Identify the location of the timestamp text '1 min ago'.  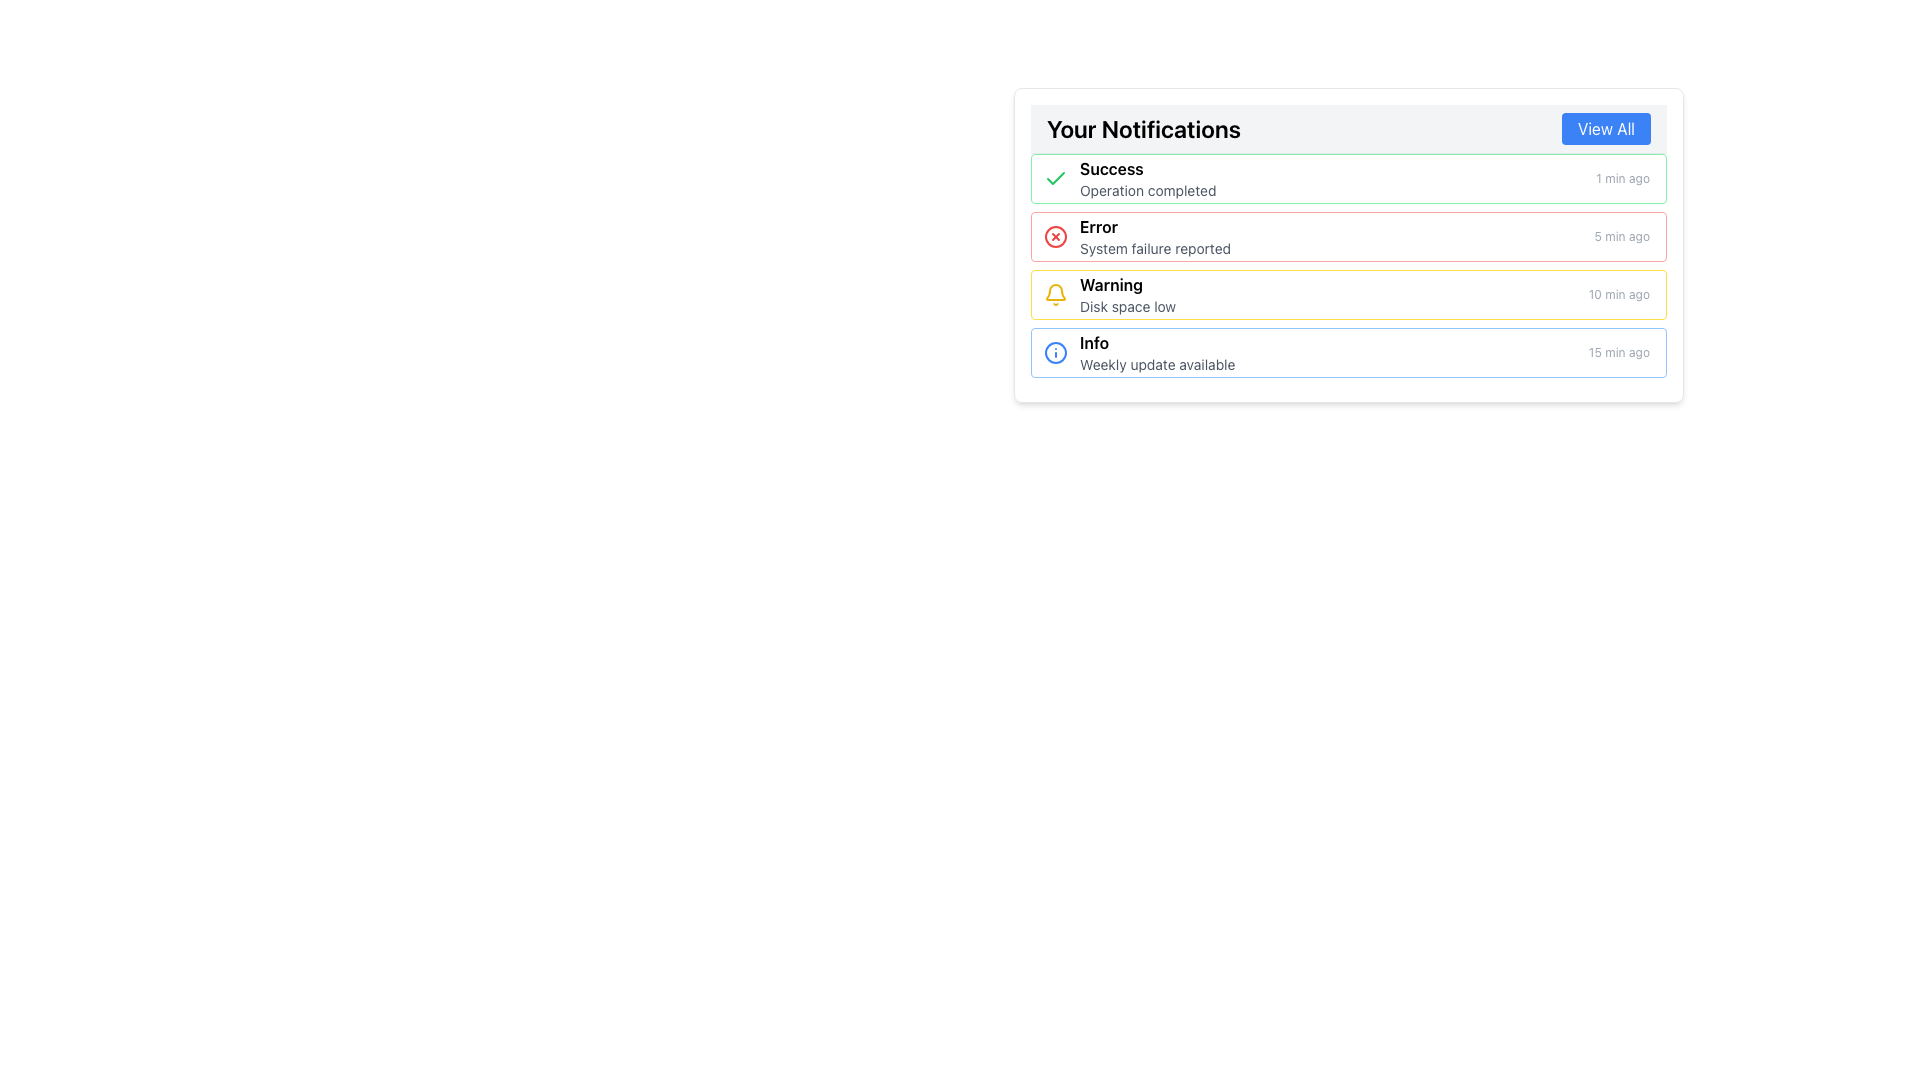
(1623, 177).